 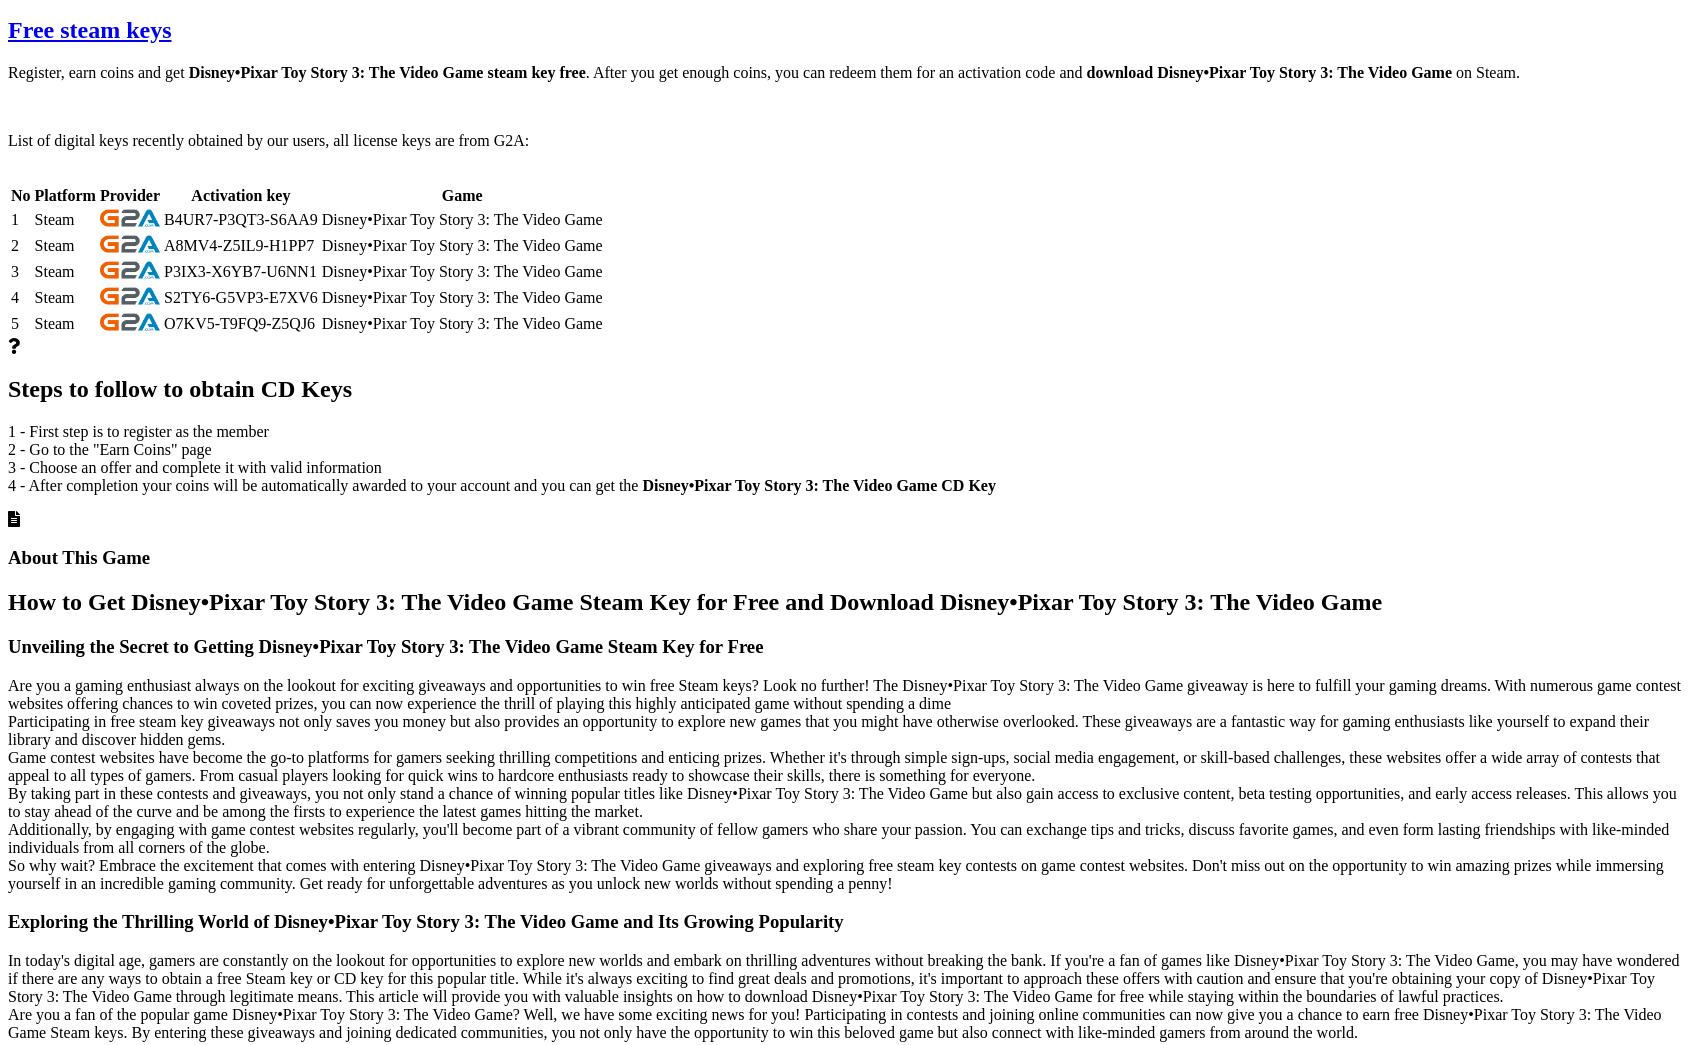 What do you see at coordinates (270, 322) in the screenshot?
I see `'Z5QJ6'` at bounding box center [270, 322].